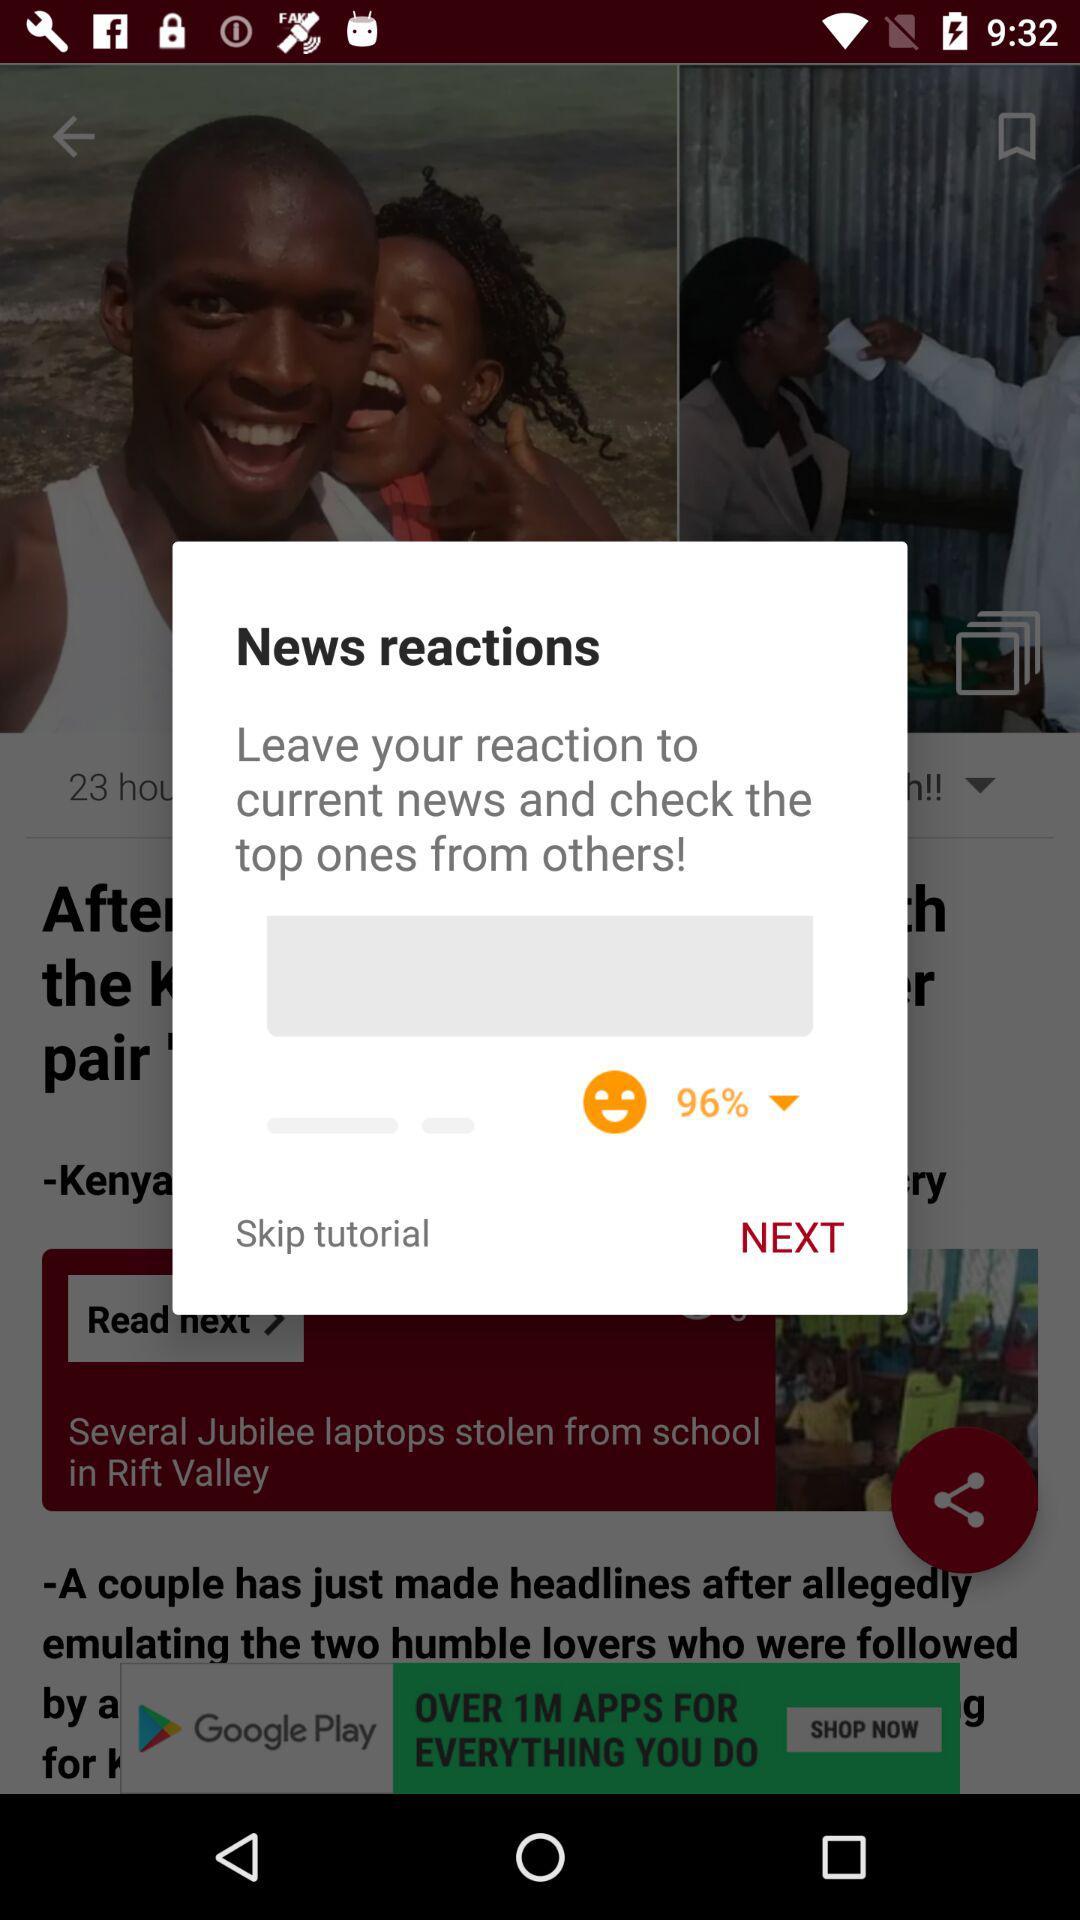 The width and height of the screenshot is (1080, 1920). What do you see at coordinates (790, 1235) in the screenshot?
I see `the icon to the right of the skip tutorial item` at bounding box center [790, 1235].